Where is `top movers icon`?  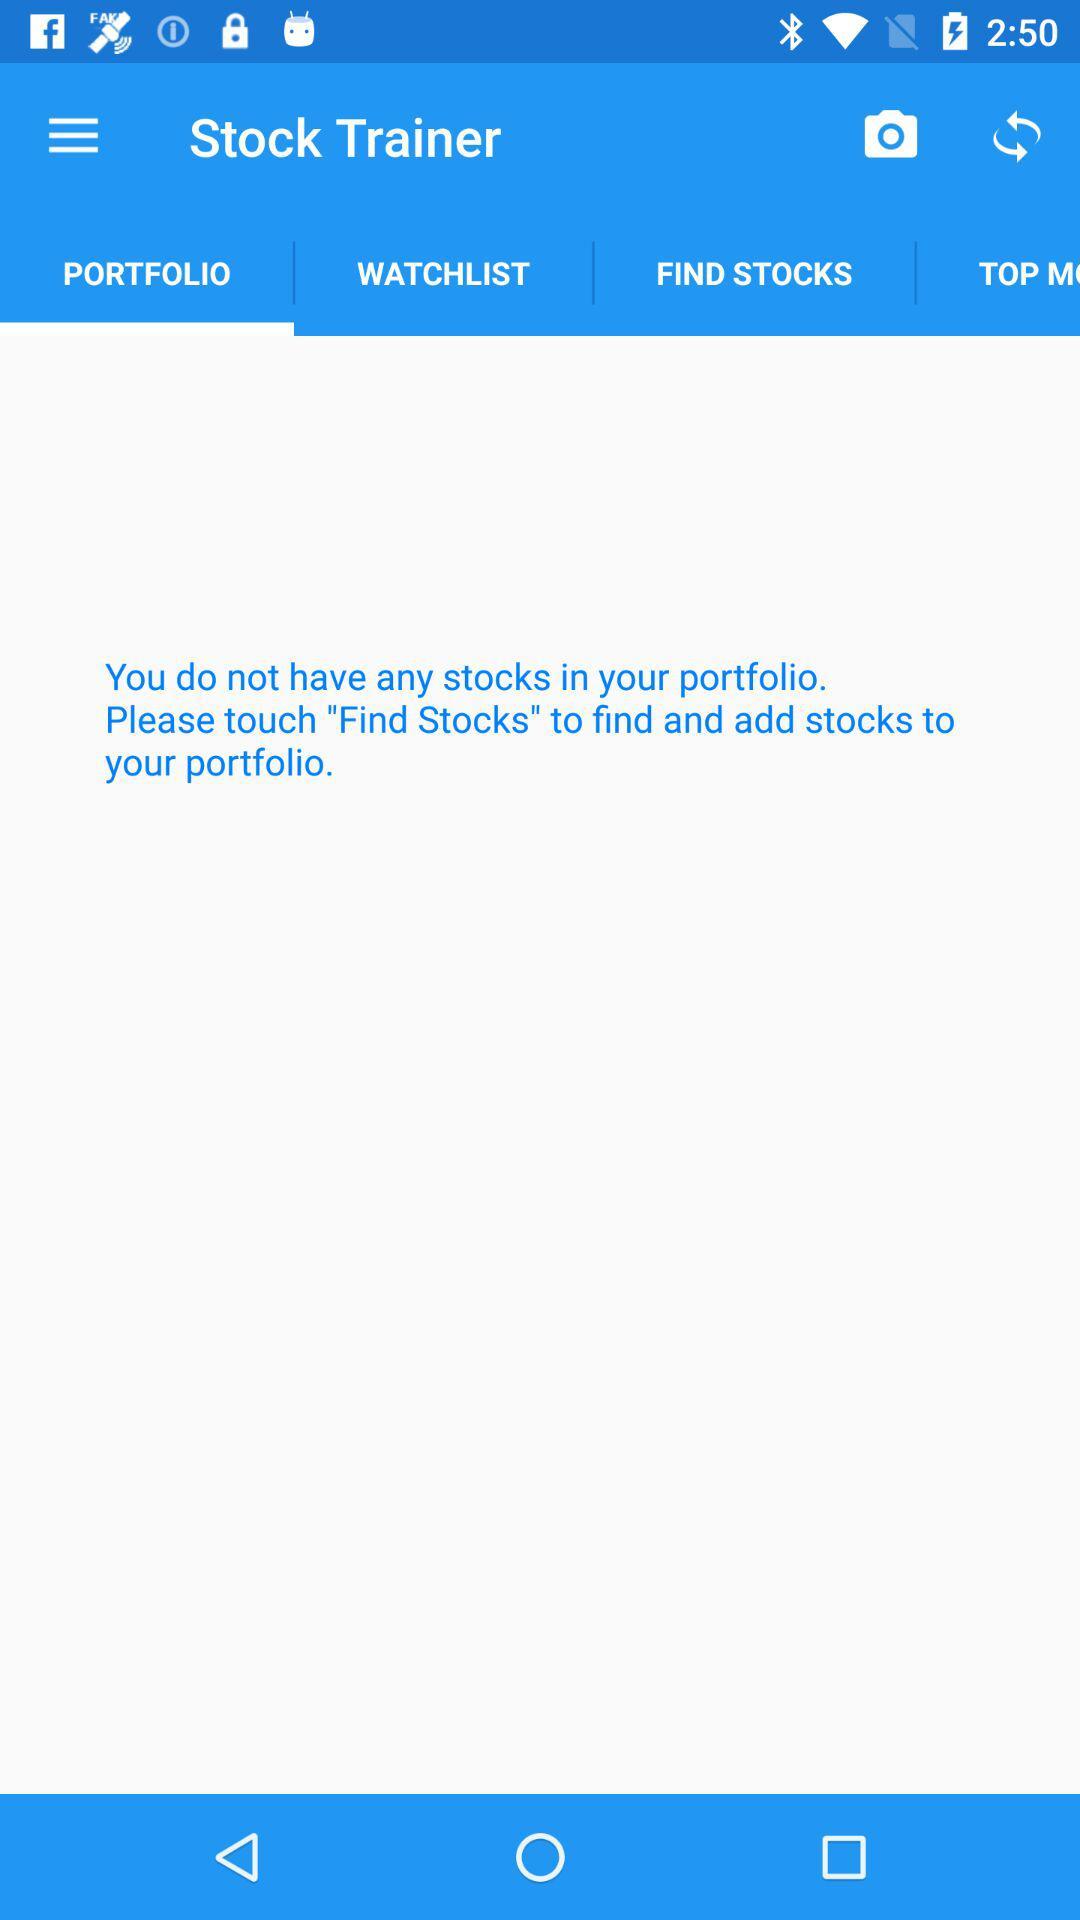
top movers icon is located at coordinates (997, 272).